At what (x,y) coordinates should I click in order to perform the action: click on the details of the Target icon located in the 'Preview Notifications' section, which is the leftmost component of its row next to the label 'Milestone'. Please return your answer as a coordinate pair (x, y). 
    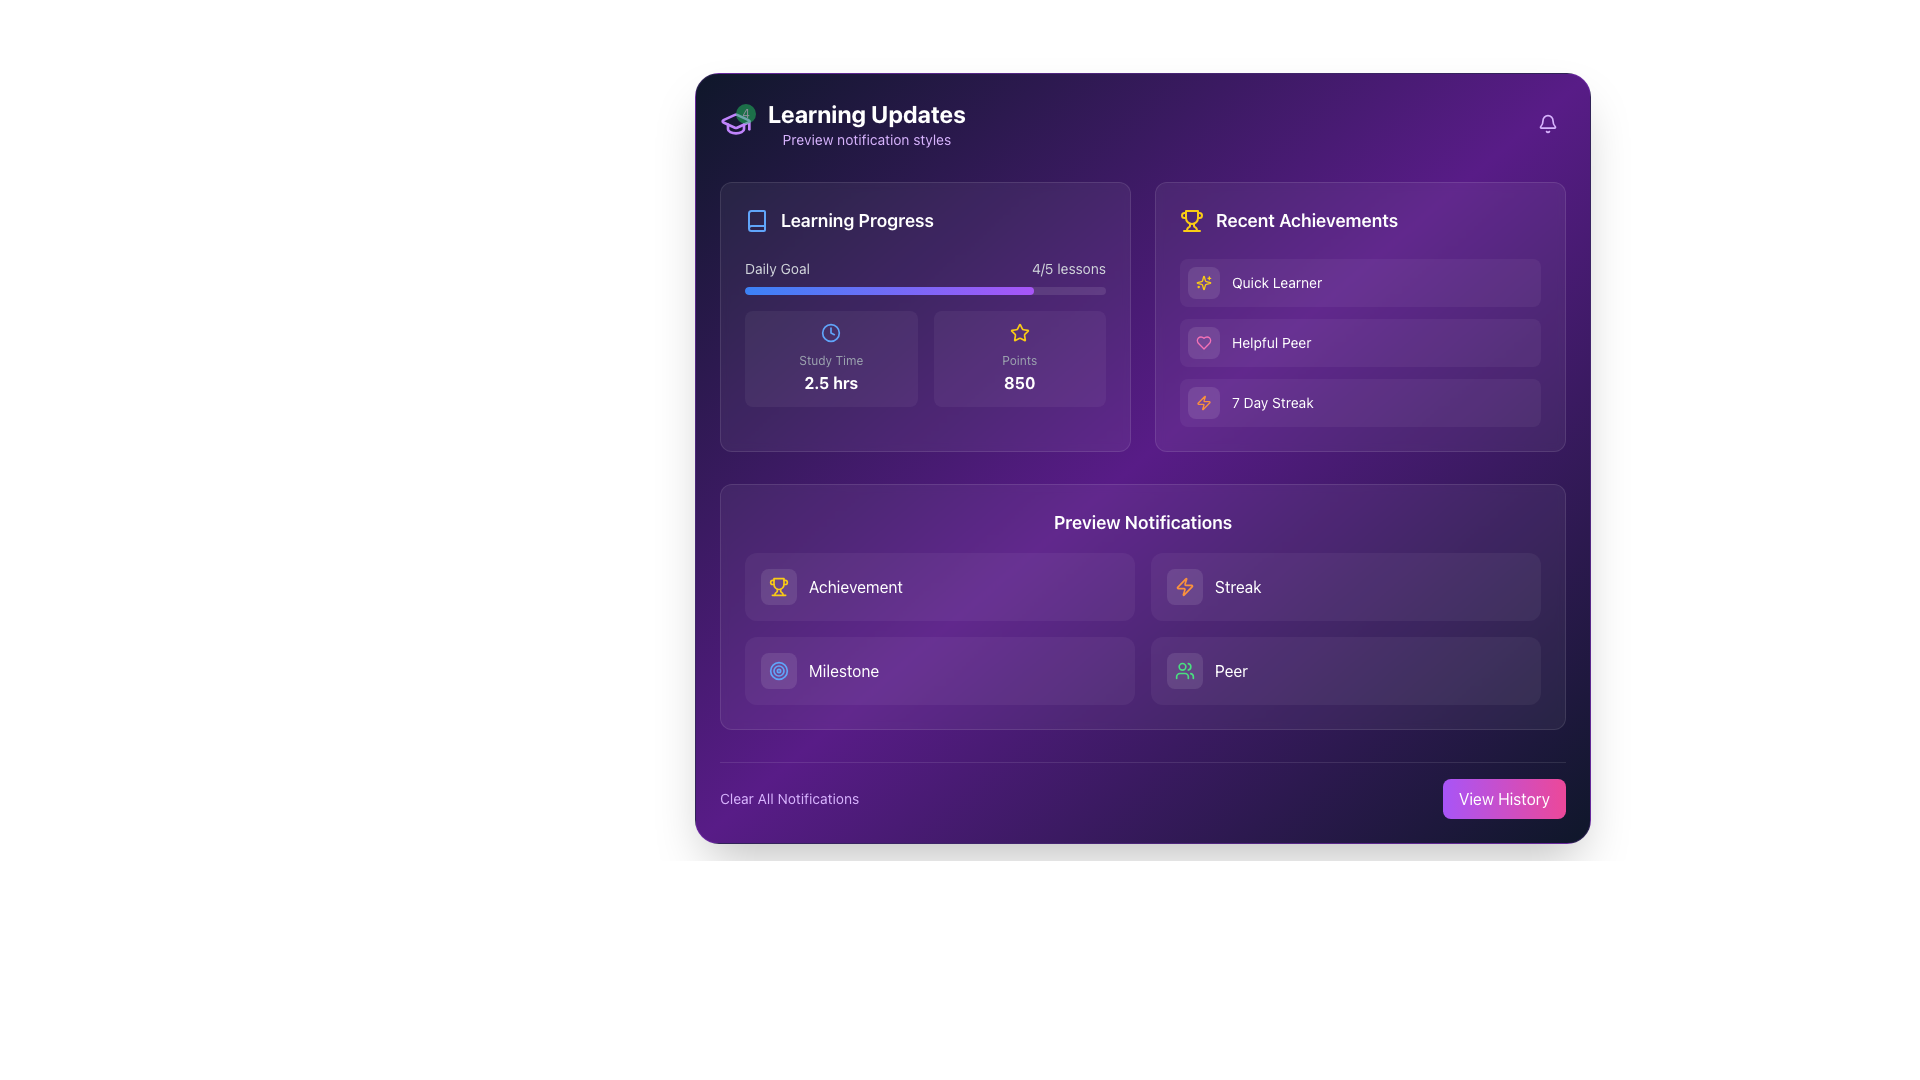
    Looking at the image, I should click on (777, 671).